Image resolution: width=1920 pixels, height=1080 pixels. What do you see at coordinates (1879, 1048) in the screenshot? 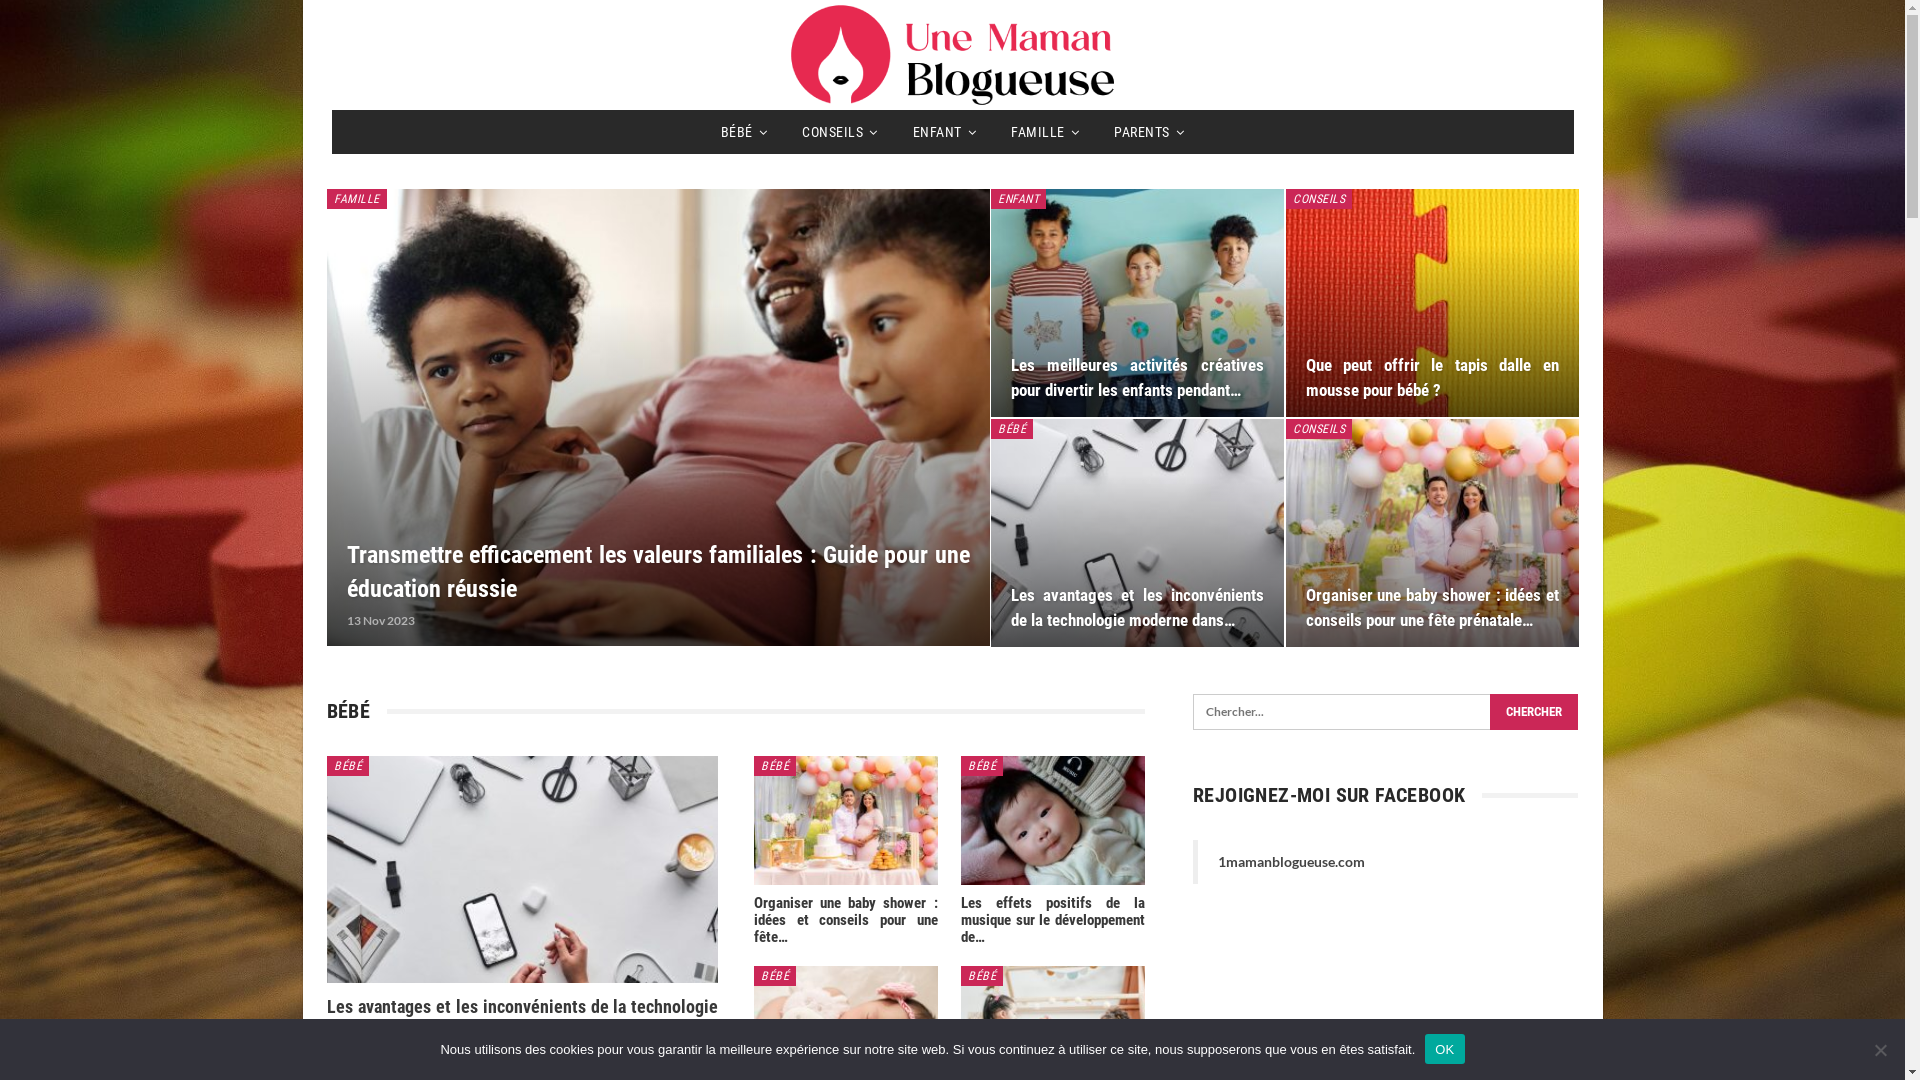
I see `'Non'` at bounding box center [1879, 1048].